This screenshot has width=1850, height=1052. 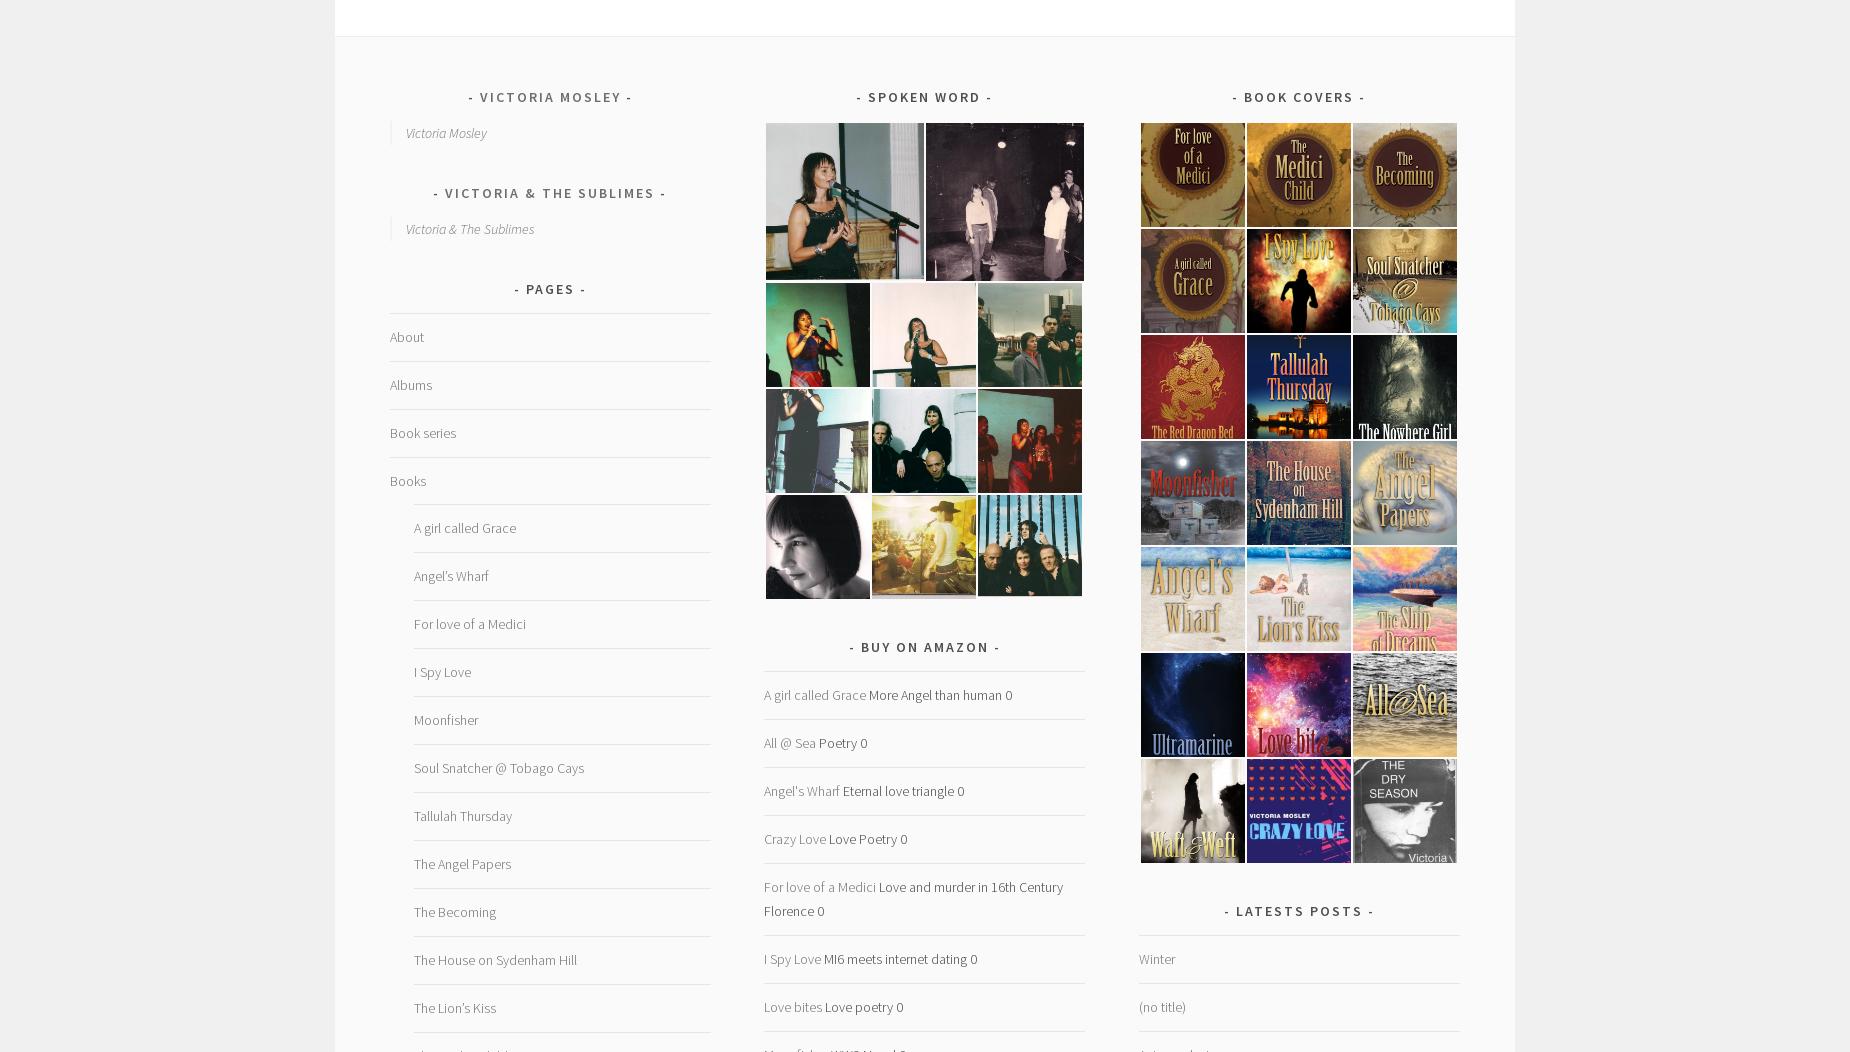 I want to click on 'Pages', so click(x=549, y=288).